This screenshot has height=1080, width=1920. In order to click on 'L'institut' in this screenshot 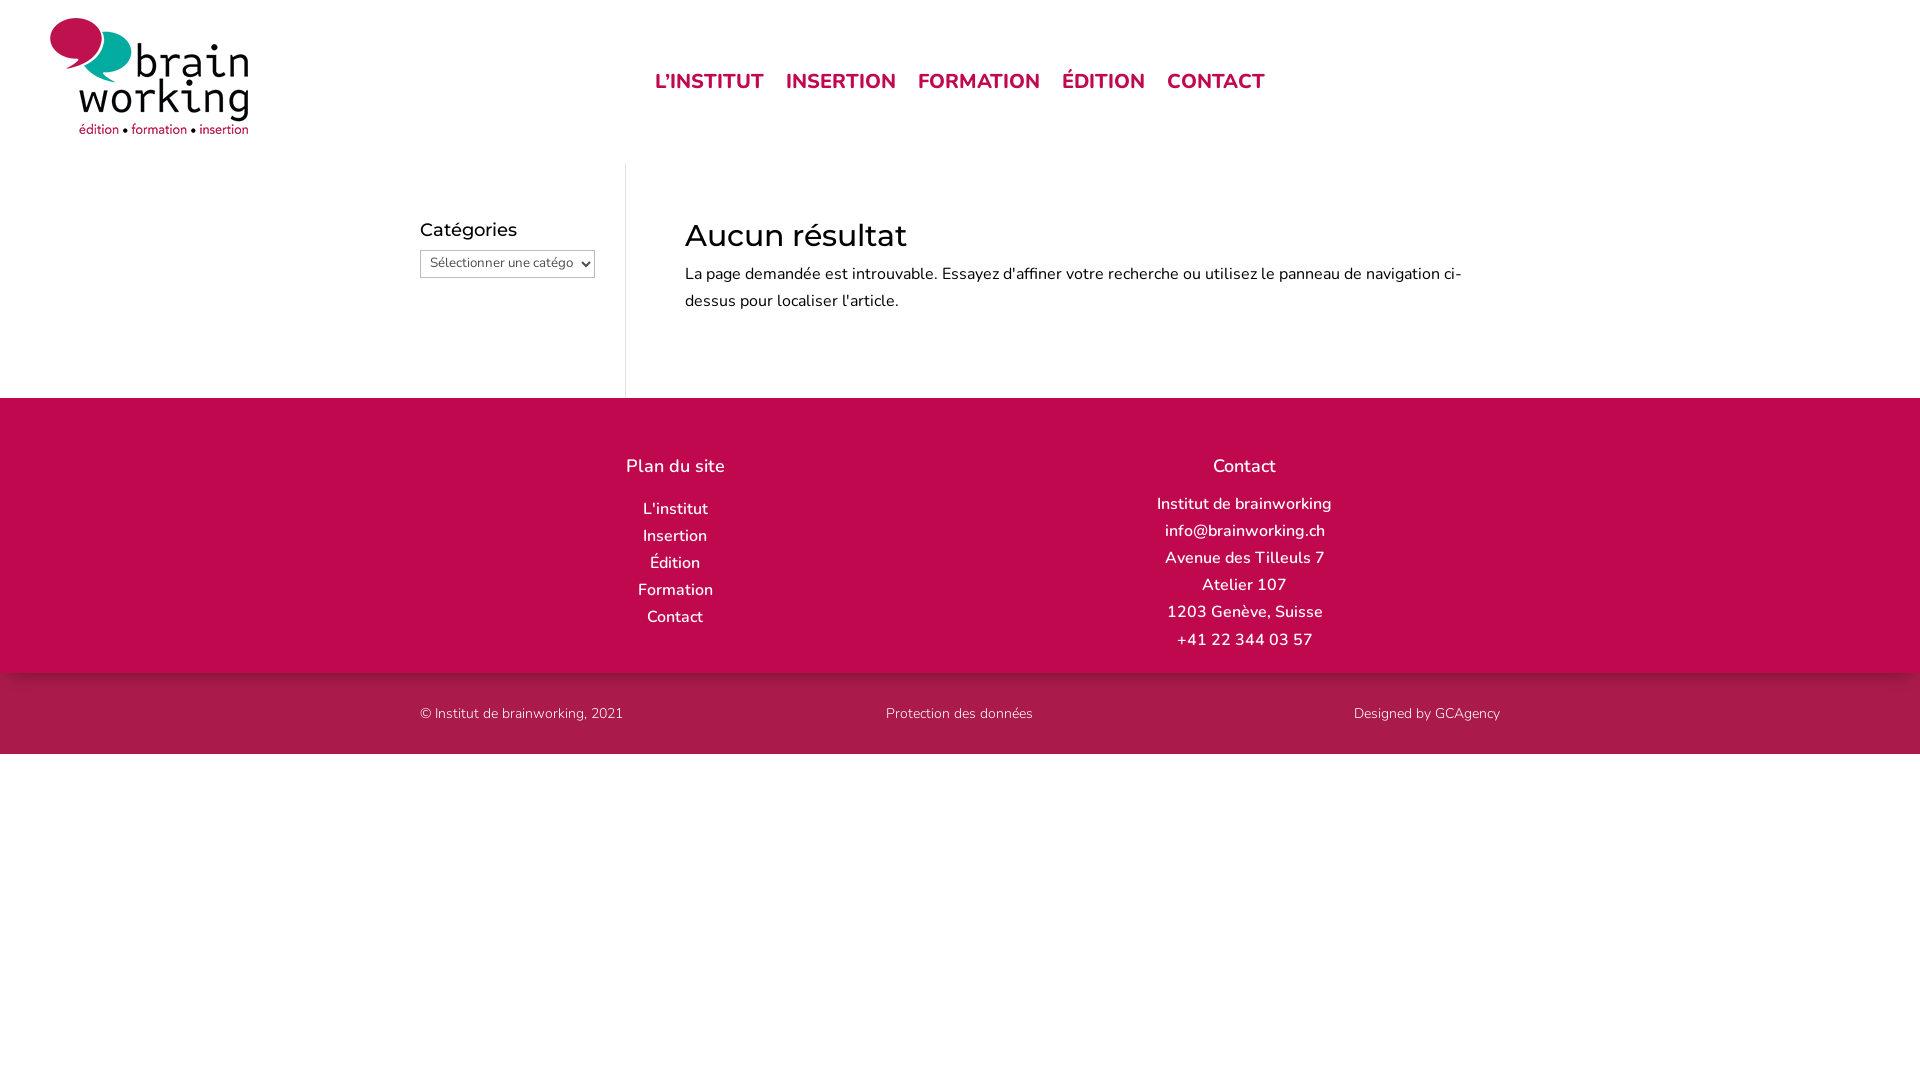, I will do `click(675, 508)`.